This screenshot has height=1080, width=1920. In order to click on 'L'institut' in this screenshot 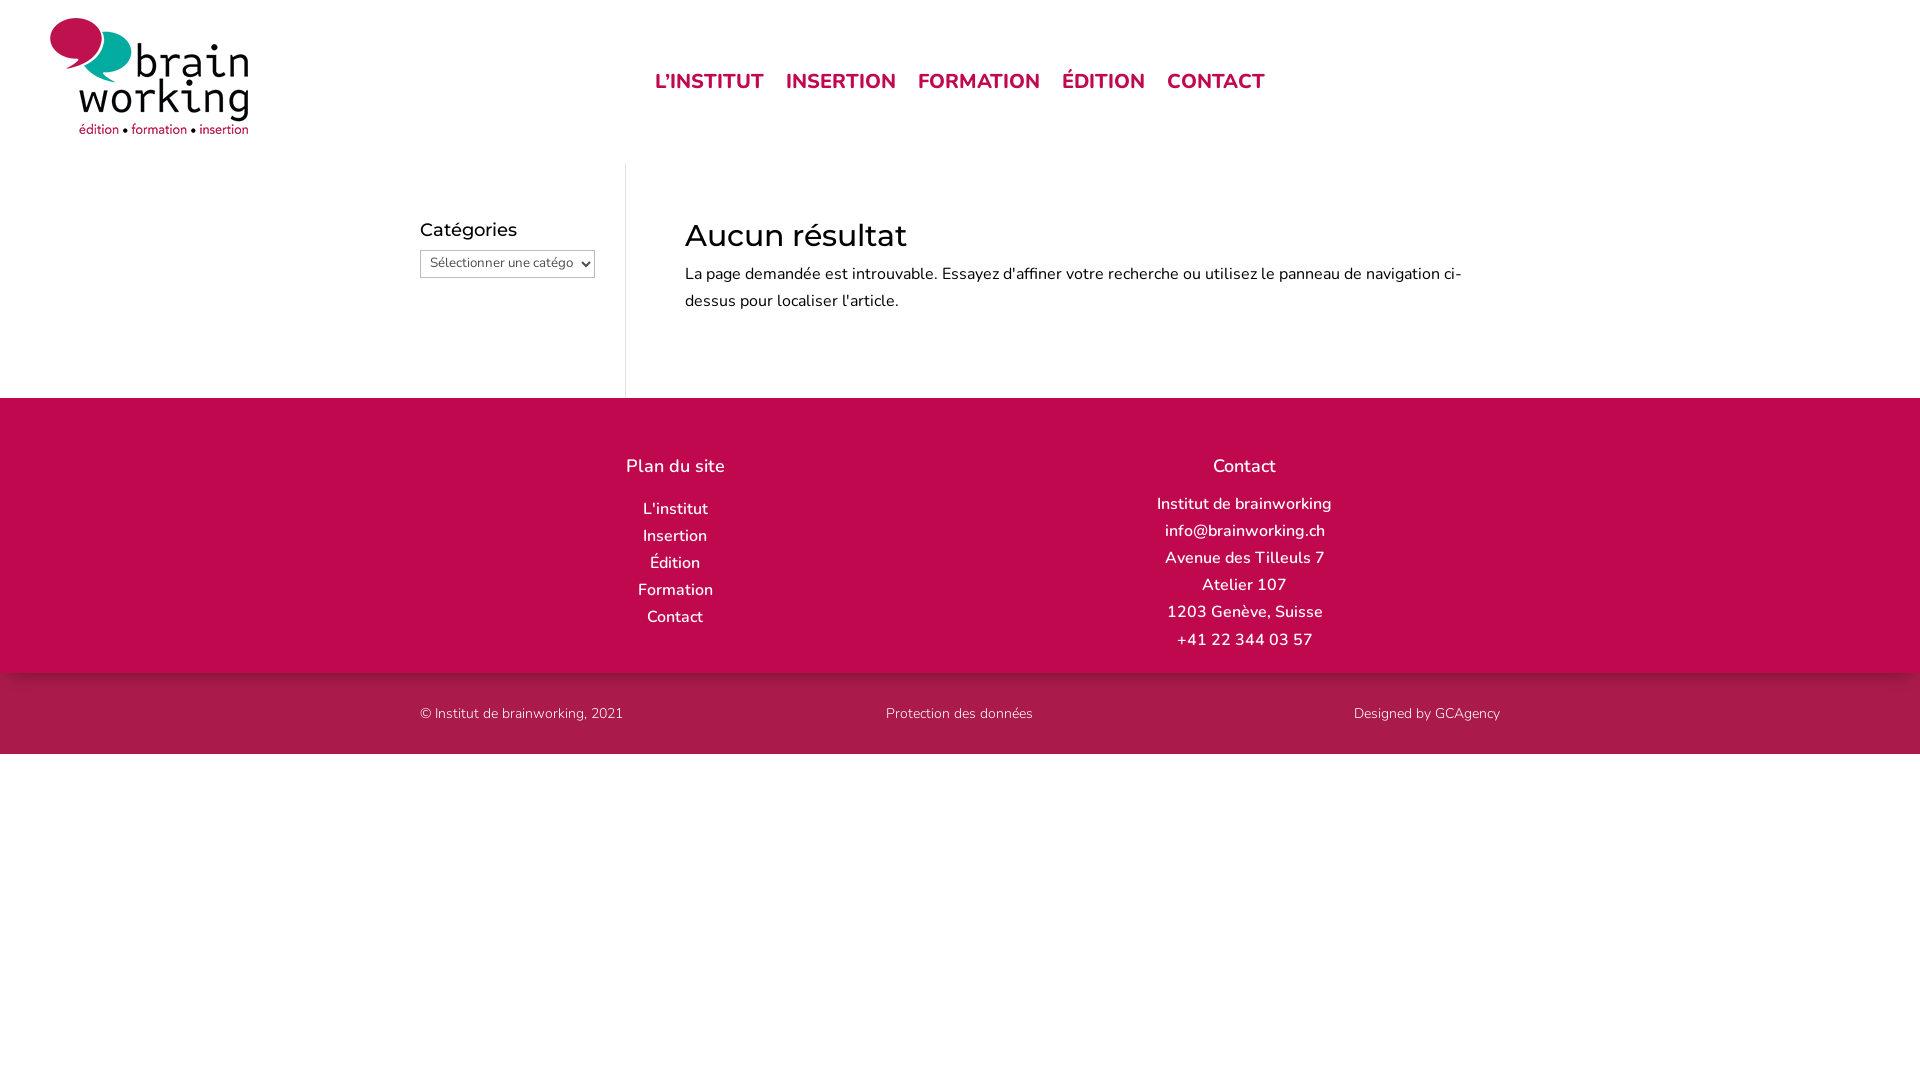, I will do `click(675, 508)`.